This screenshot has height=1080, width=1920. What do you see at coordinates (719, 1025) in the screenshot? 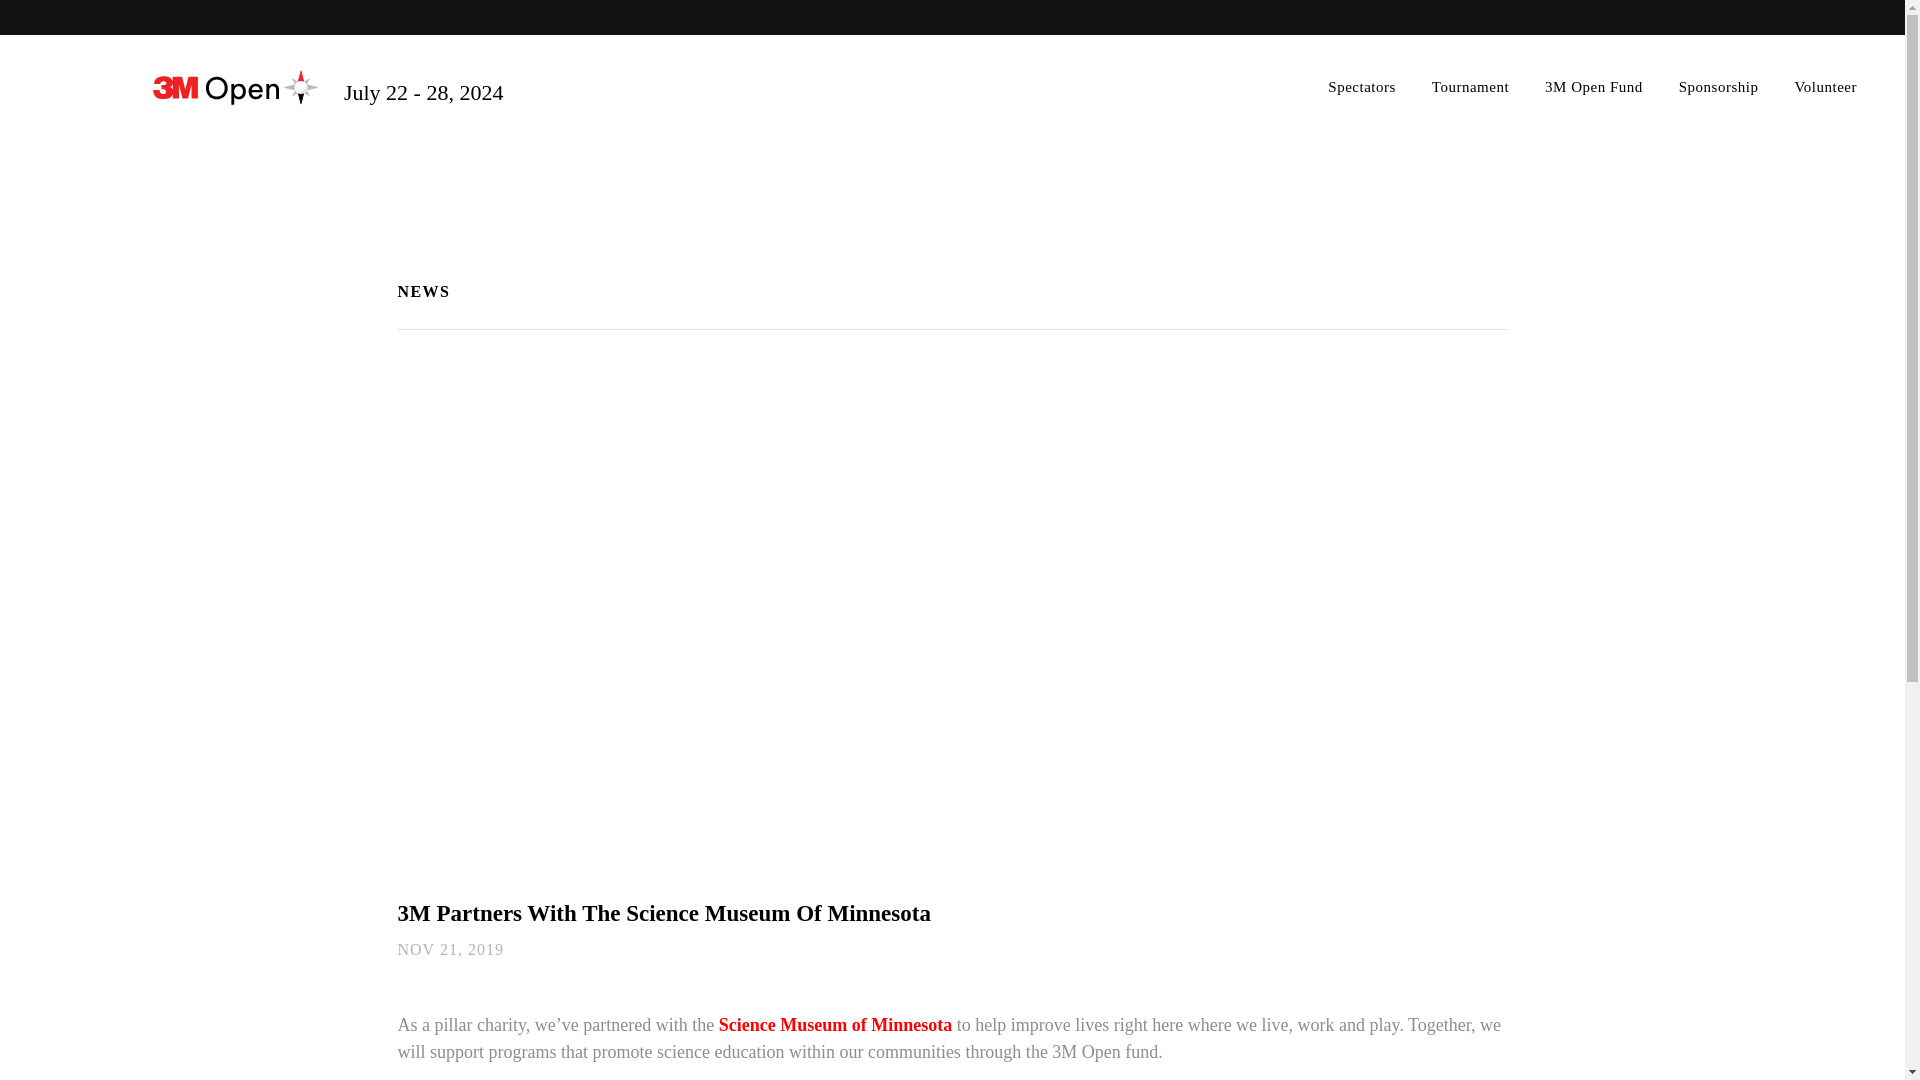
I see `'Science Museum of Minnesota'` at bounding box center [719, 1025].